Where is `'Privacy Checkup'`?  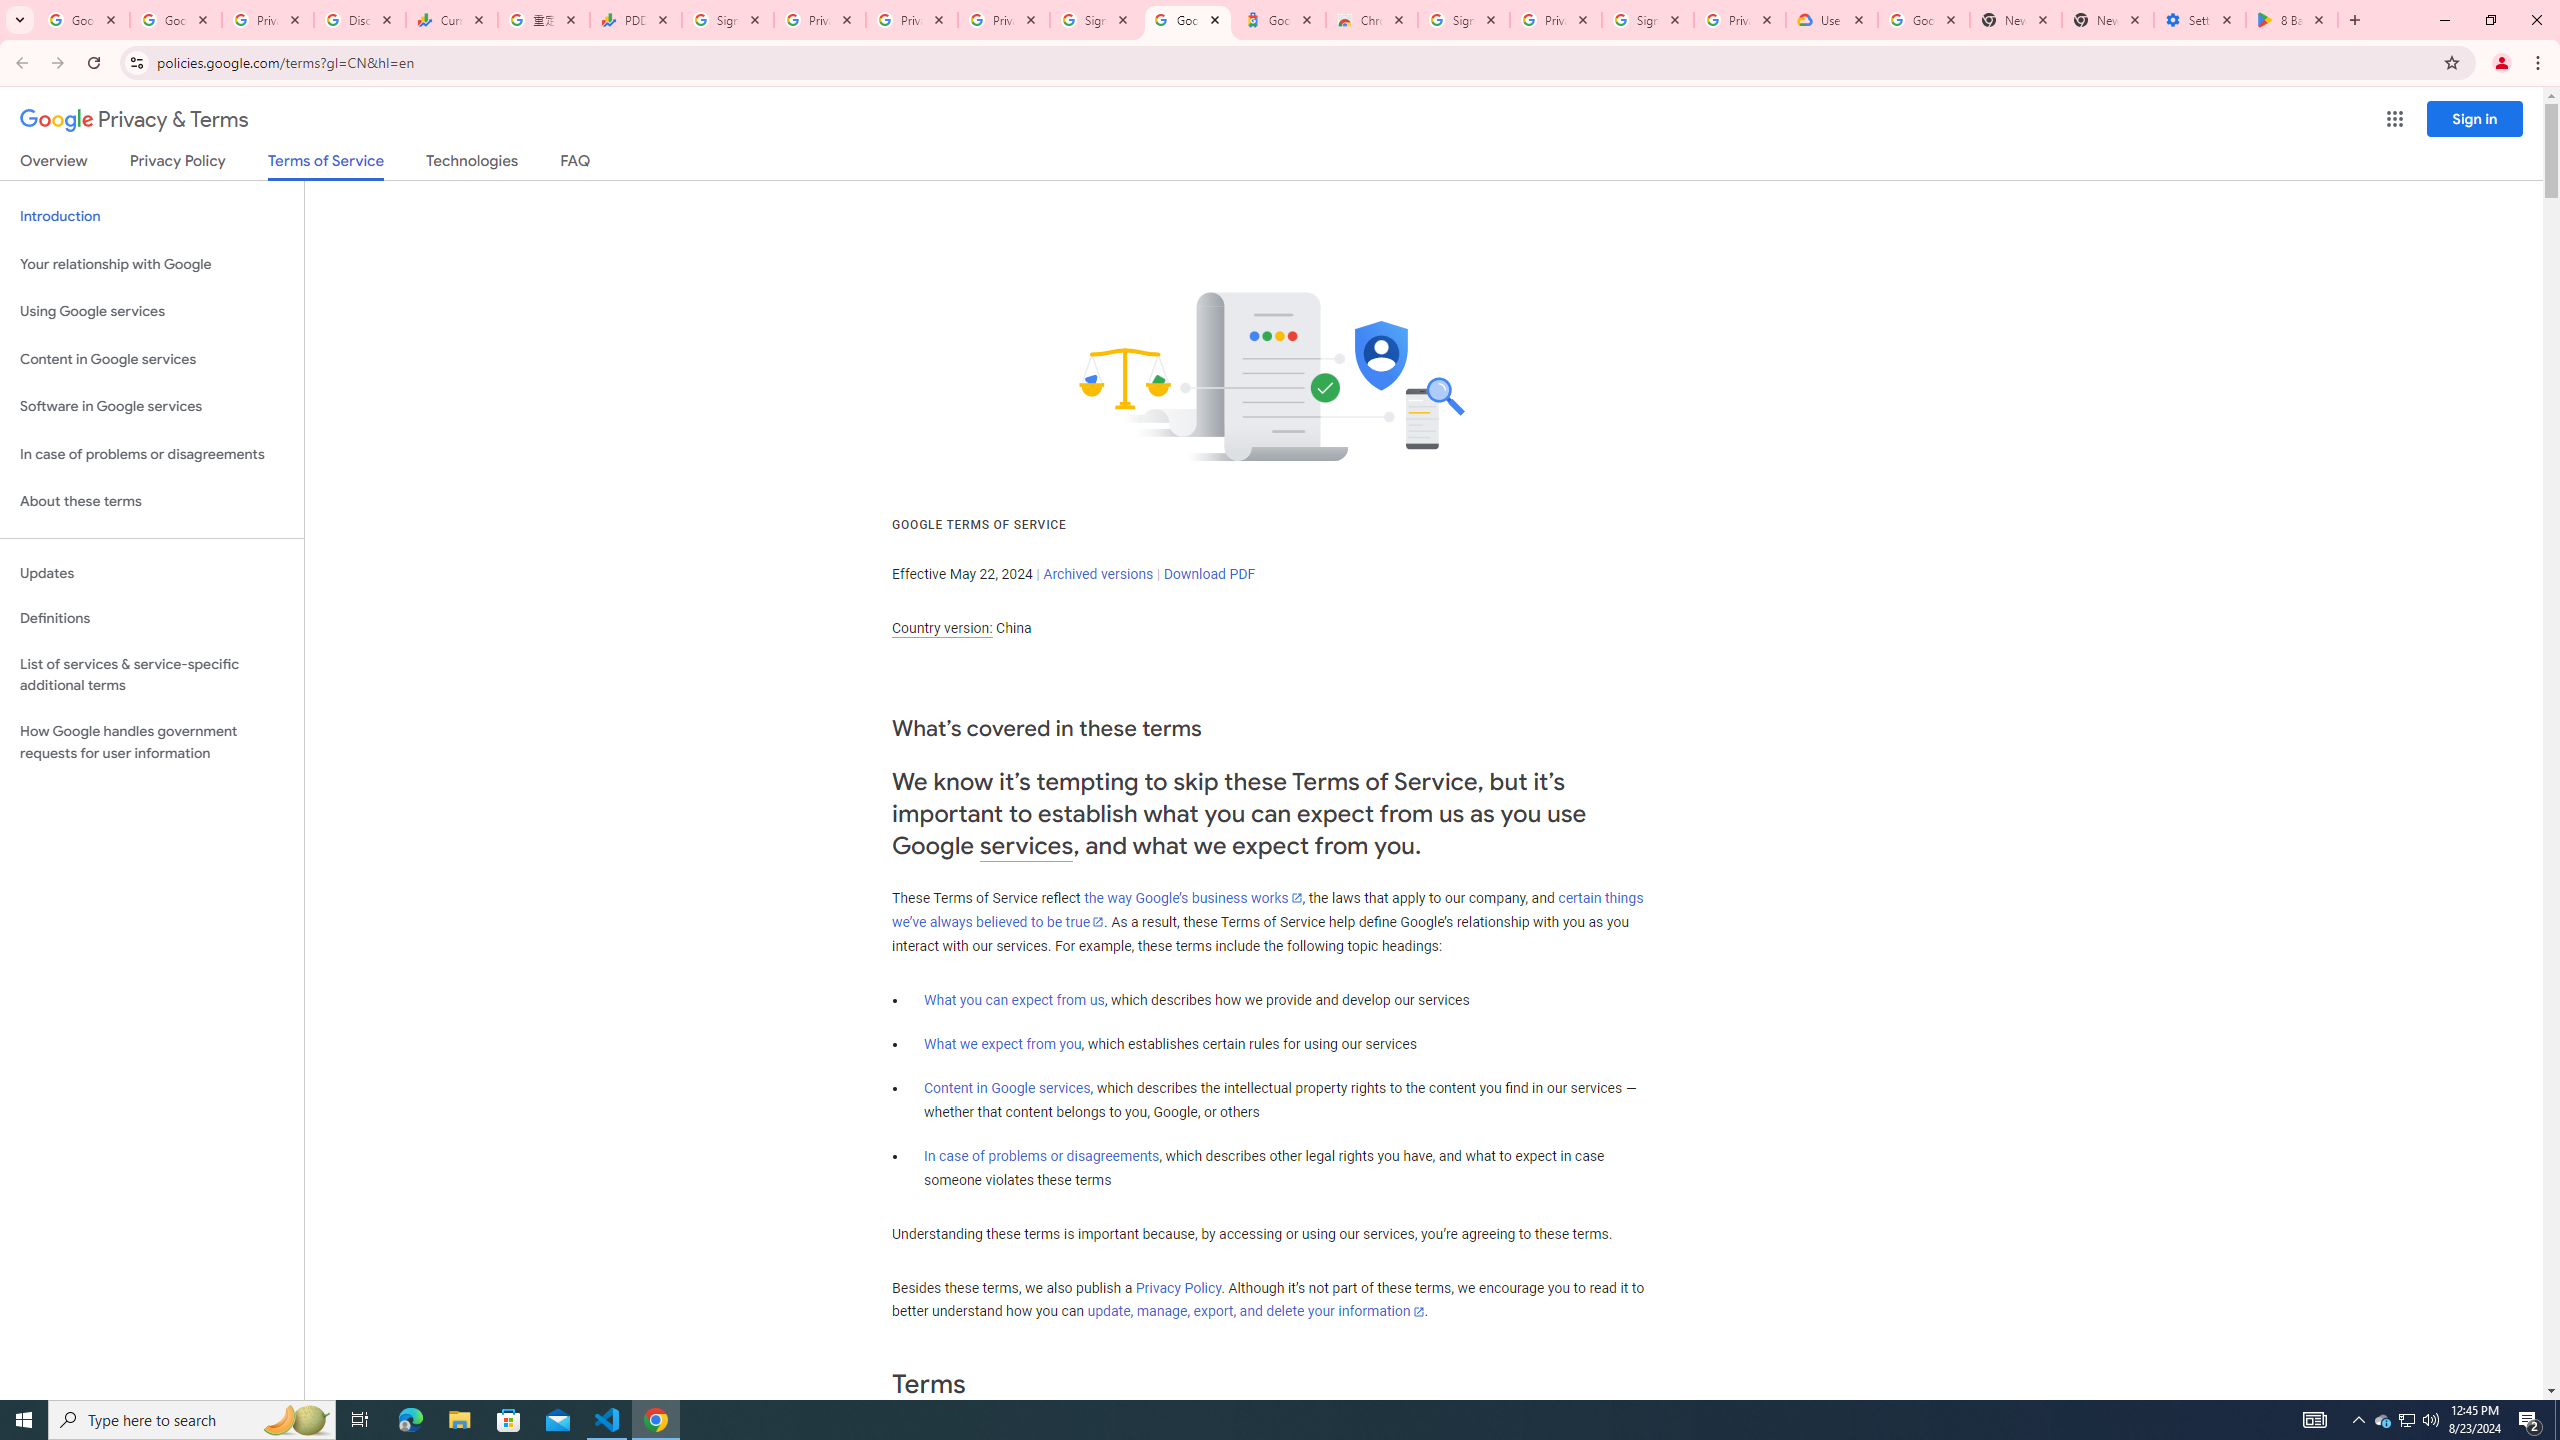
'Privacy Checkup' is located at coordinates (1003, 19).